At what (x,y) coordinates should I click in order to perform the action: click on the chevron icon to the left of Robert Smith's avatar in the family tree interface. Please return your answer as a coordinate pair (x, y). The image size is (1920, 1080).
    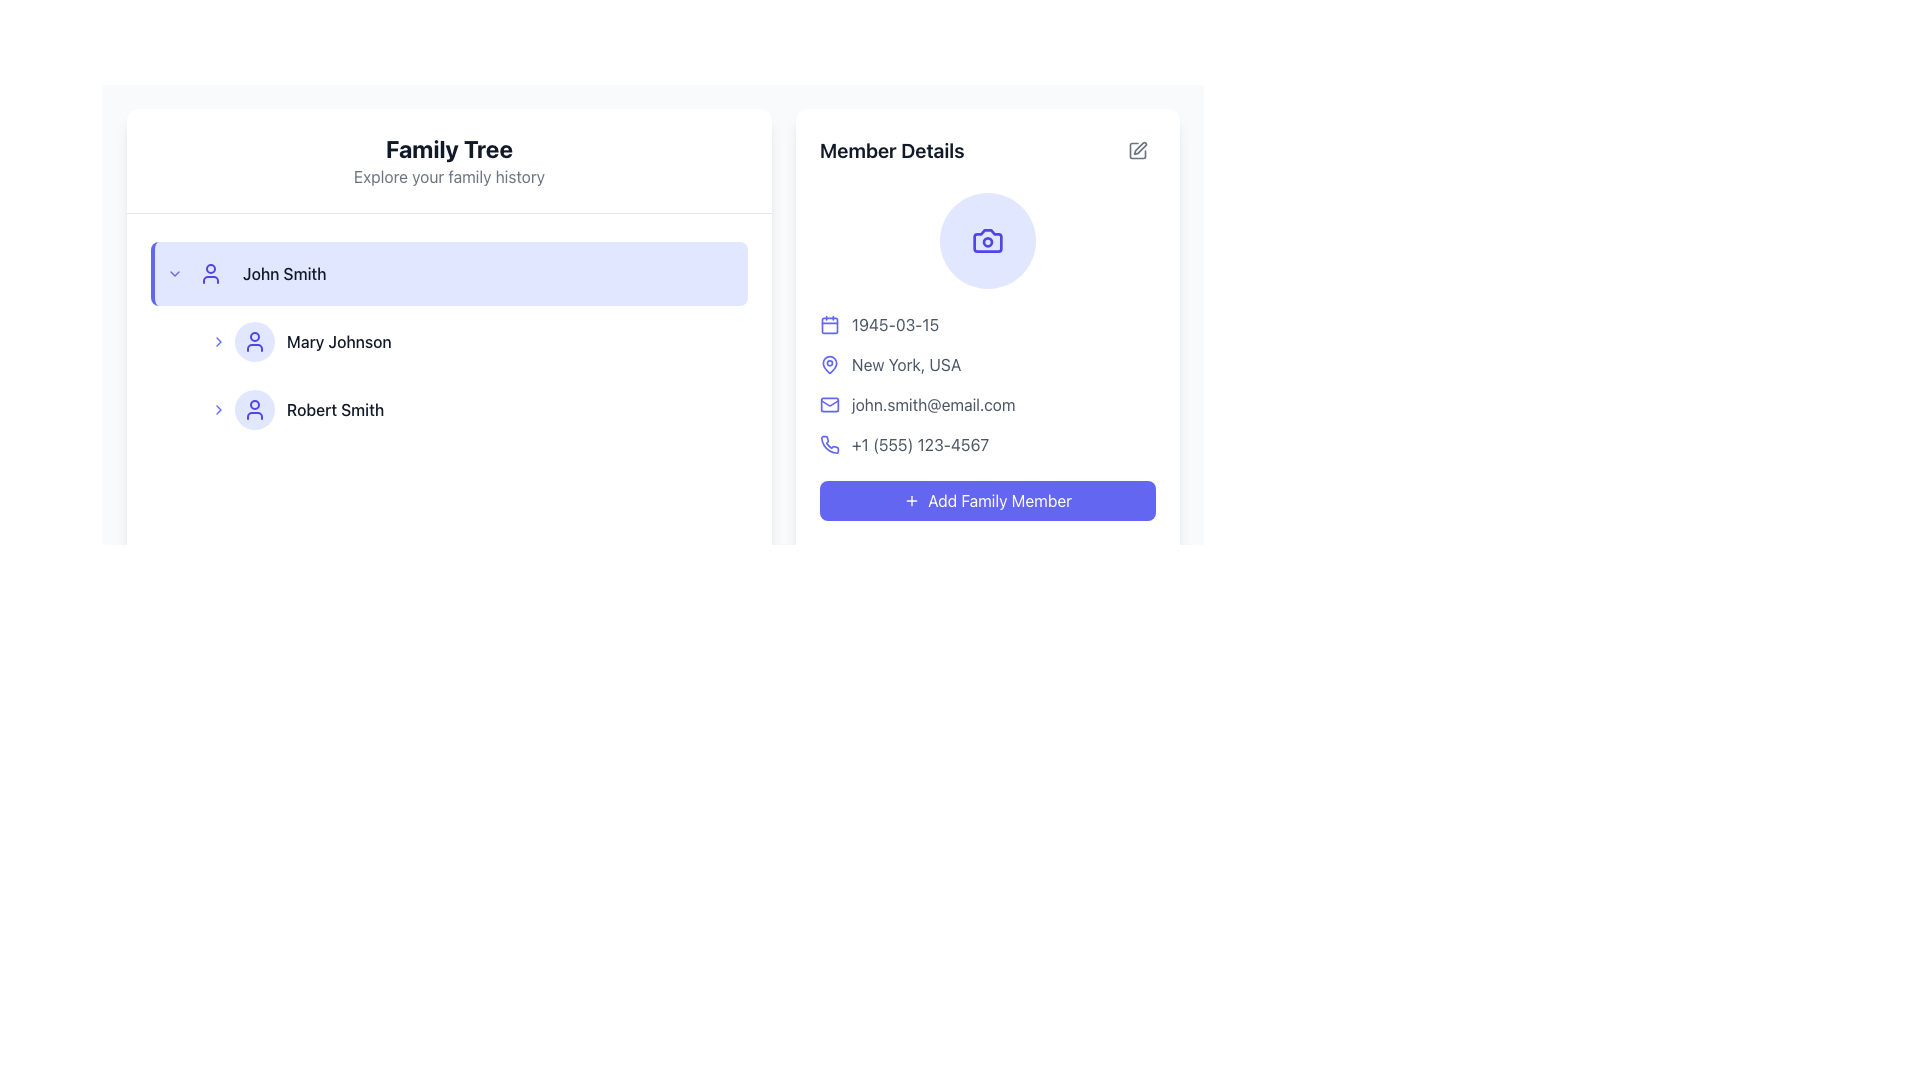
    Looking at the image, I should click on (219, 408).